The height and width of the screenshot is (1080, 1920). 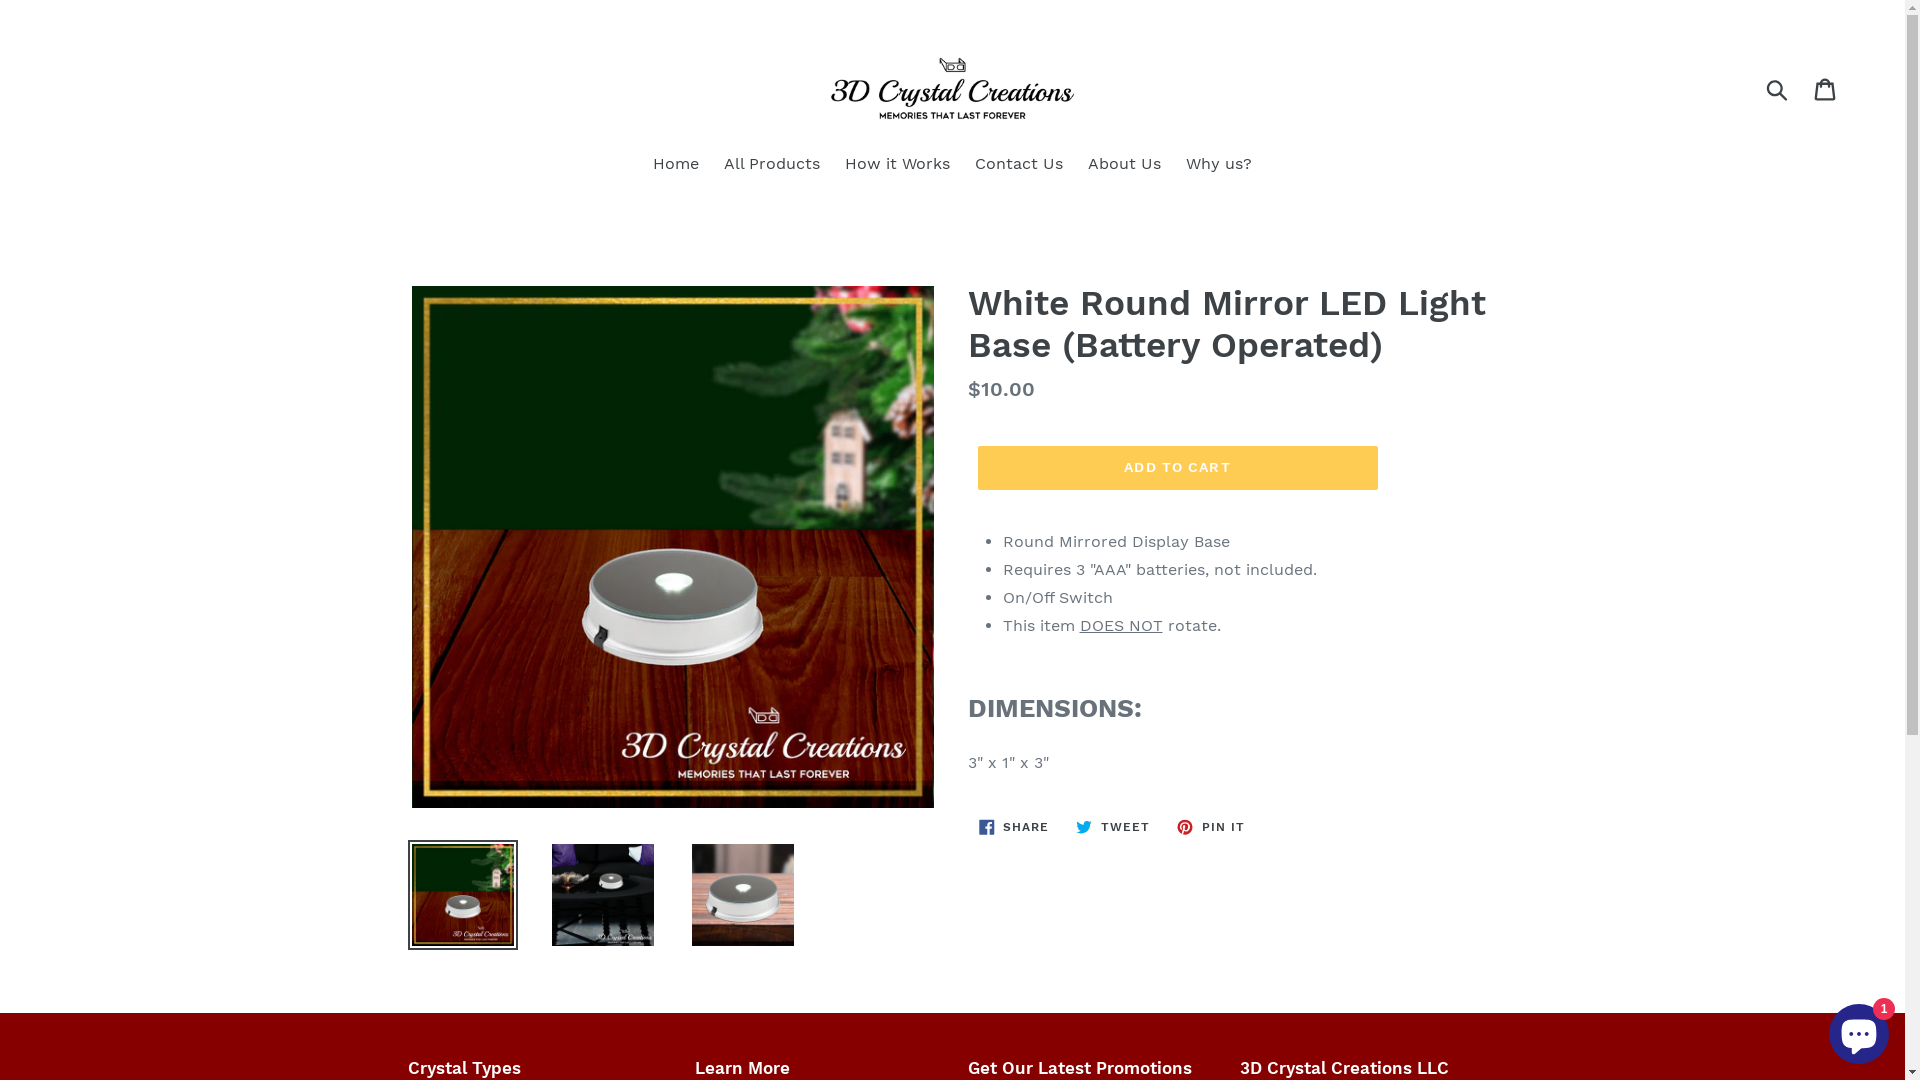 I want to click on 'PIN IT, so click(x=1209, y=826).